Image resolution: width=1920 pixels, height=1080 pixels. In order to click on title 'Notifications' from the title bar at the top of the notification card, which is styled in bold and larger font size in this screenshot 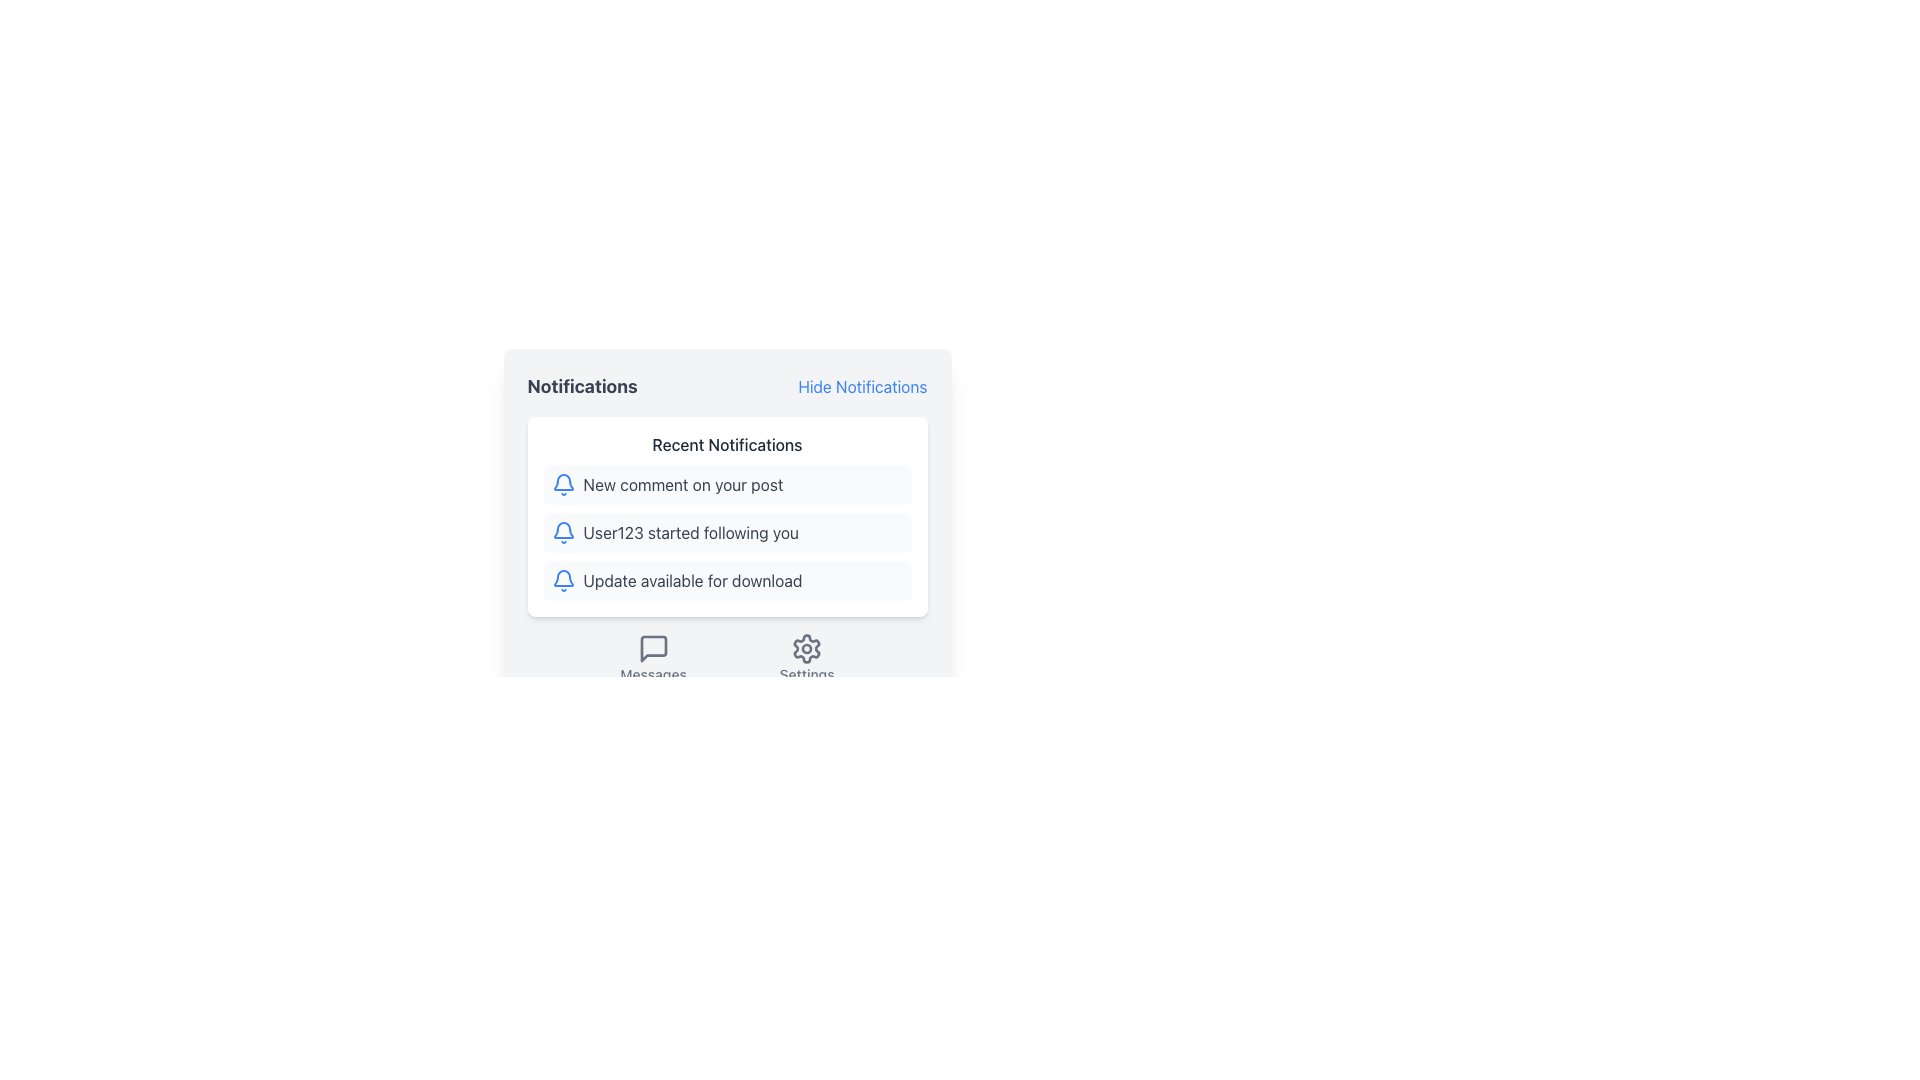, I will do `click(726, 386)`.